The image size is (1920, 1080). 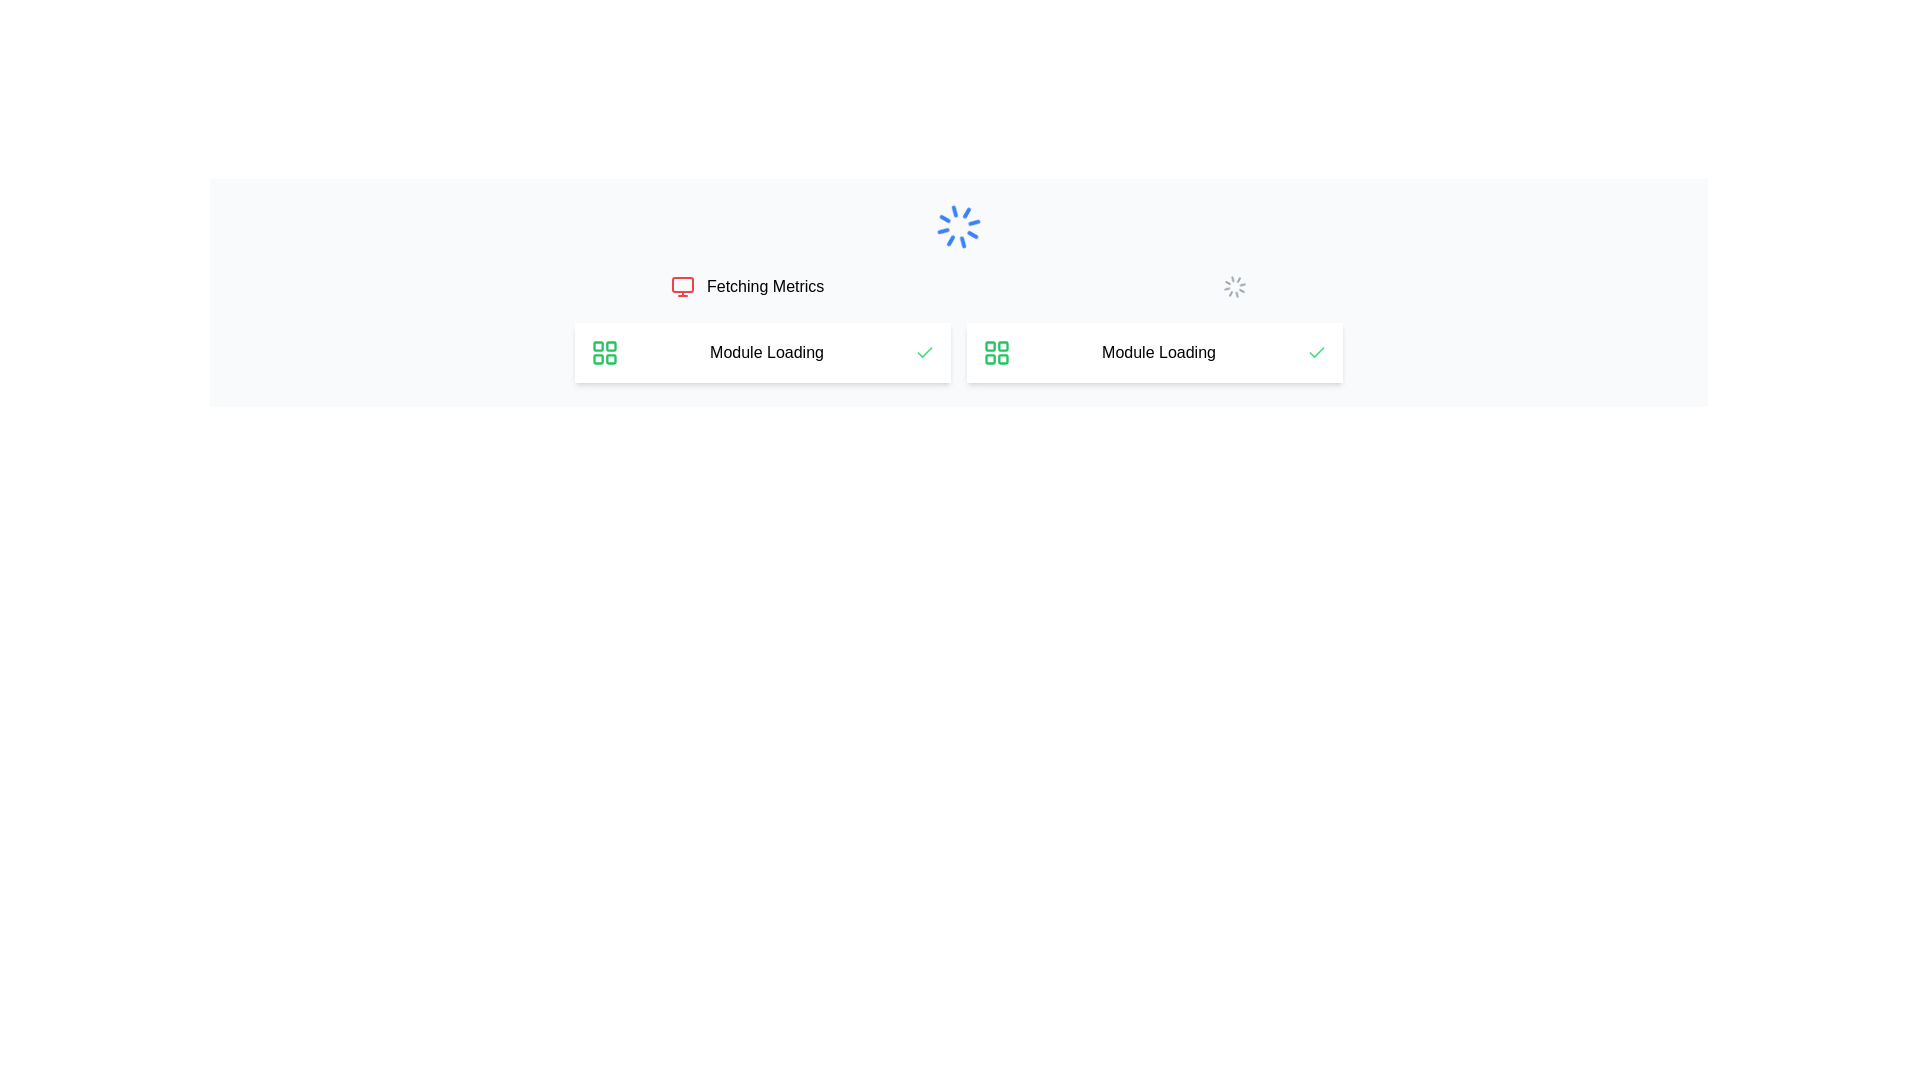 What do you see at coordinates (1155, 352) in the screenshot?
I see `the 'Module Loading' informational panel, which is the second item in a two-column grid layout` at bounding box center [1155, 352].